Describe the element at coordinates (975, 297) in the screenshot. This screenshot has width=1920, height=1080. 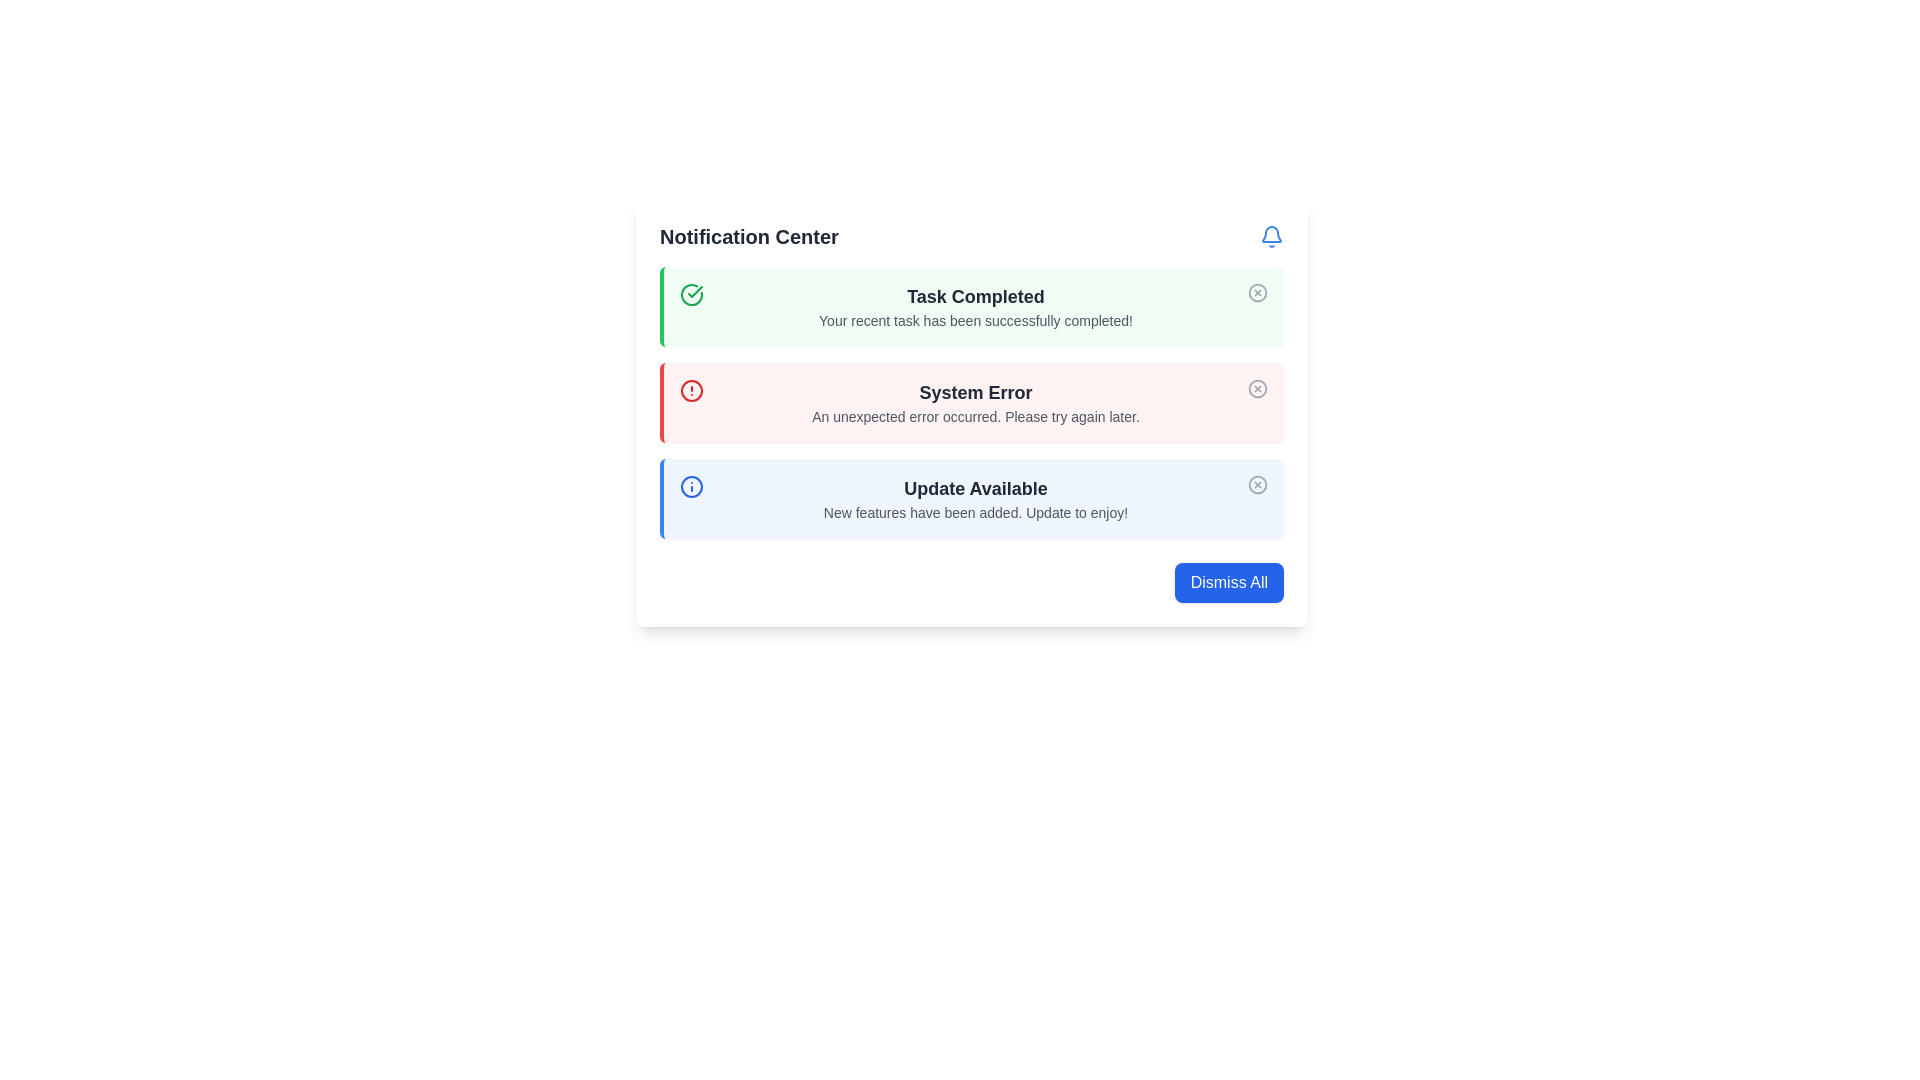
I see `the Text Label indicating successful completion of a task in the green notification box, which is the first of three notification entries` at that location.